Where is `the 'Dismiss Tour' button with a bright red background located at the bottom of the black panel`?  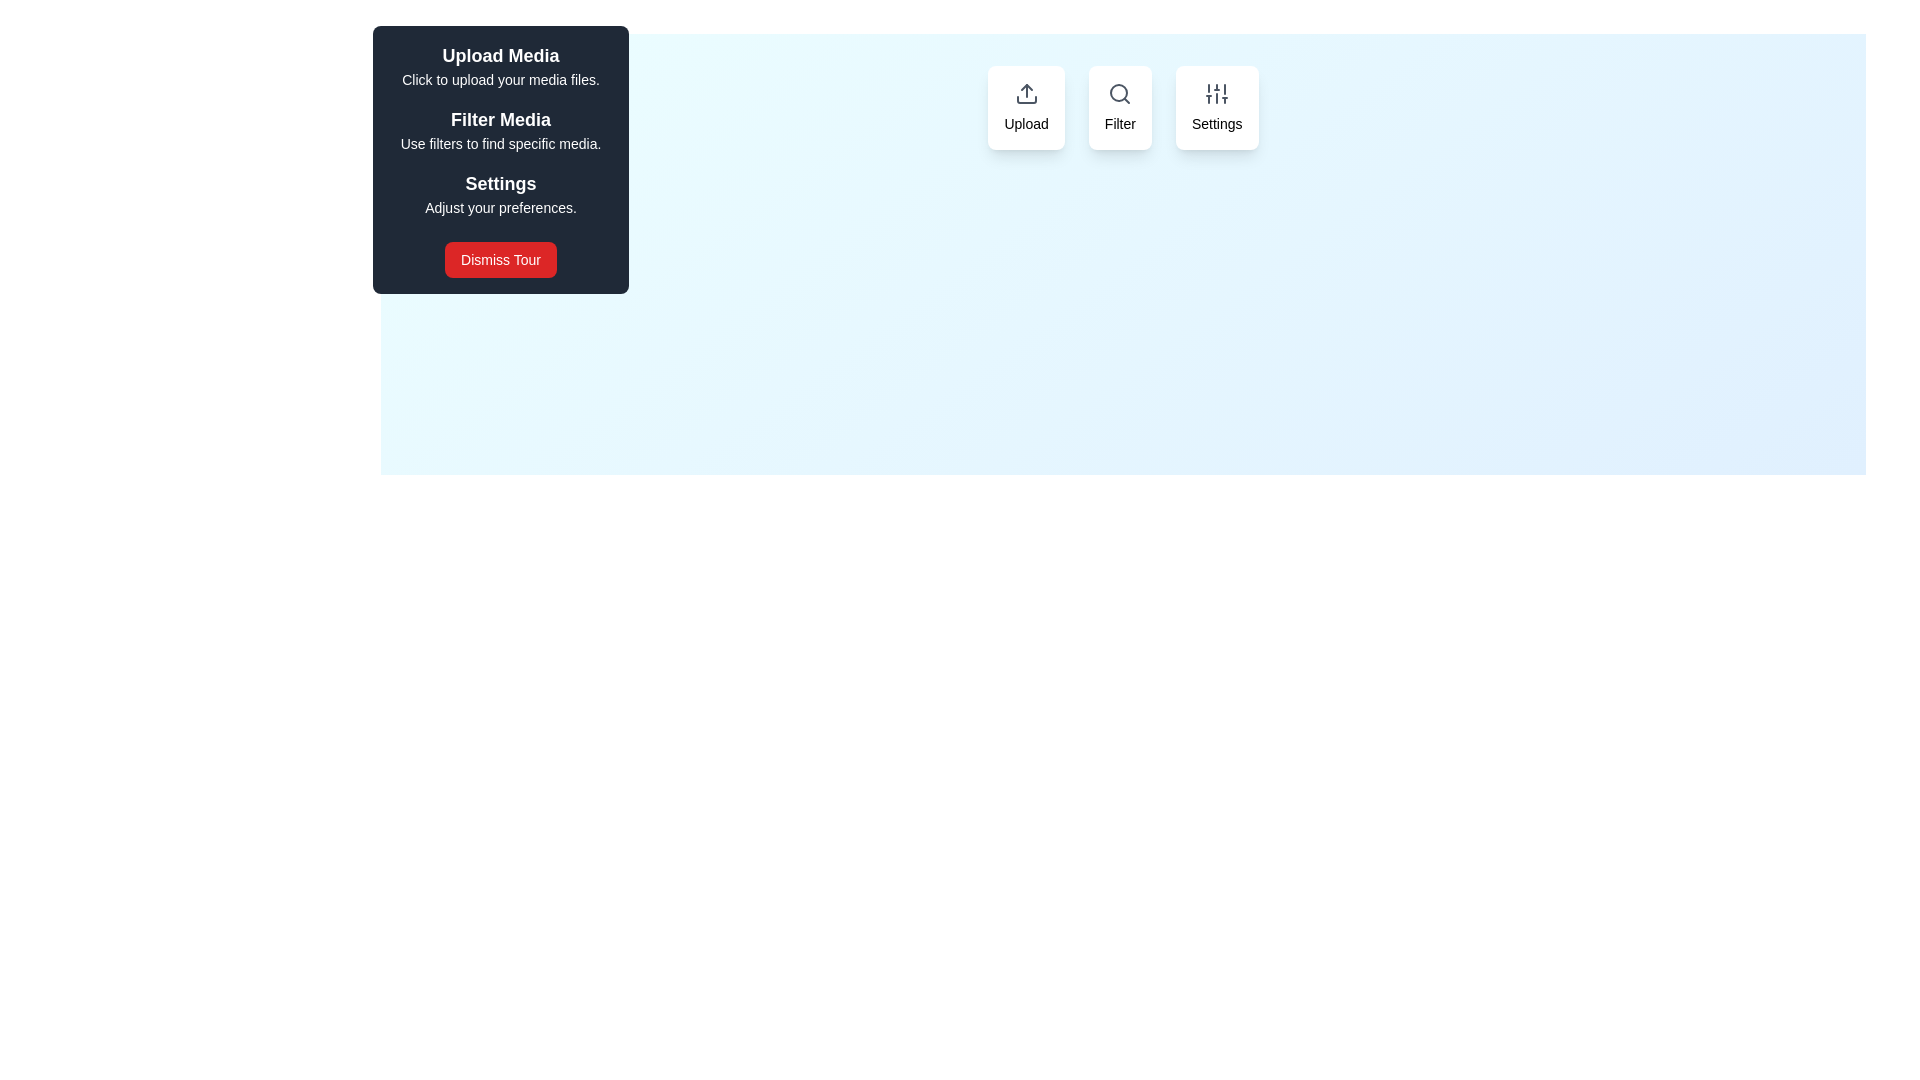 the 'Dismiss Tour' button with a bright red background located at the bottom of the black panel is located at coordinates (500, 258).